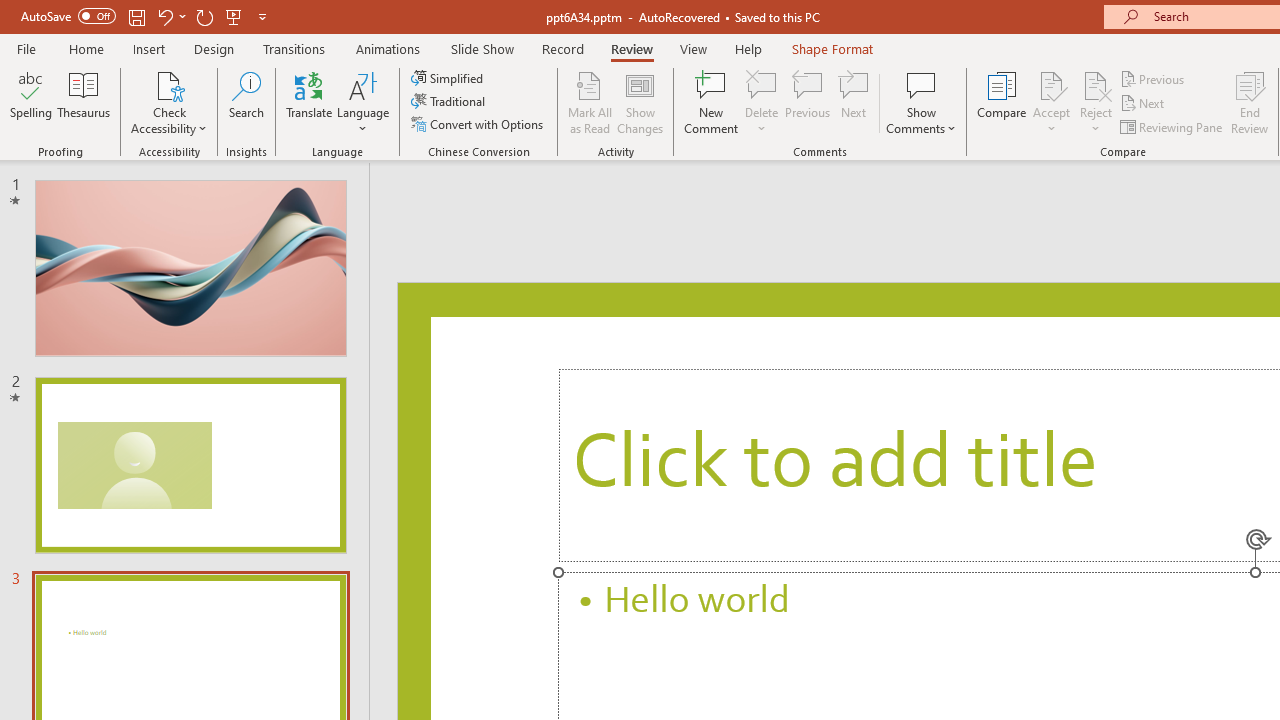  What do you see at coordinates (1153, 78) in the screenshot?
I see `'Previous'` at bounding box center [1153, 78].